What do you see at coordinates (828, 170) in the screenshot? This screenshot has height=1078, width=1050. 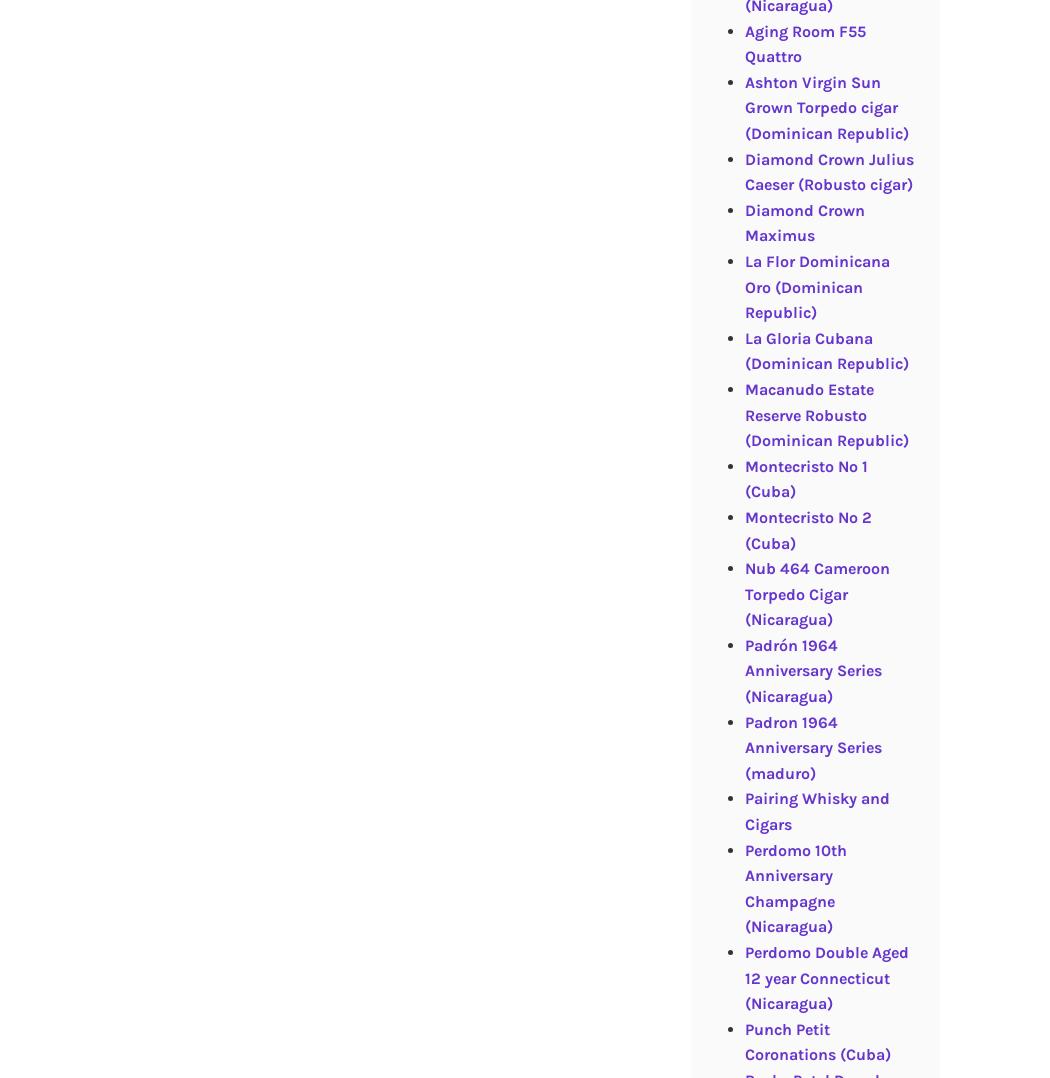 I see `'Diamond Crown Julius Caeser (Robusto cigar)'` at bounding box center [828, 170].